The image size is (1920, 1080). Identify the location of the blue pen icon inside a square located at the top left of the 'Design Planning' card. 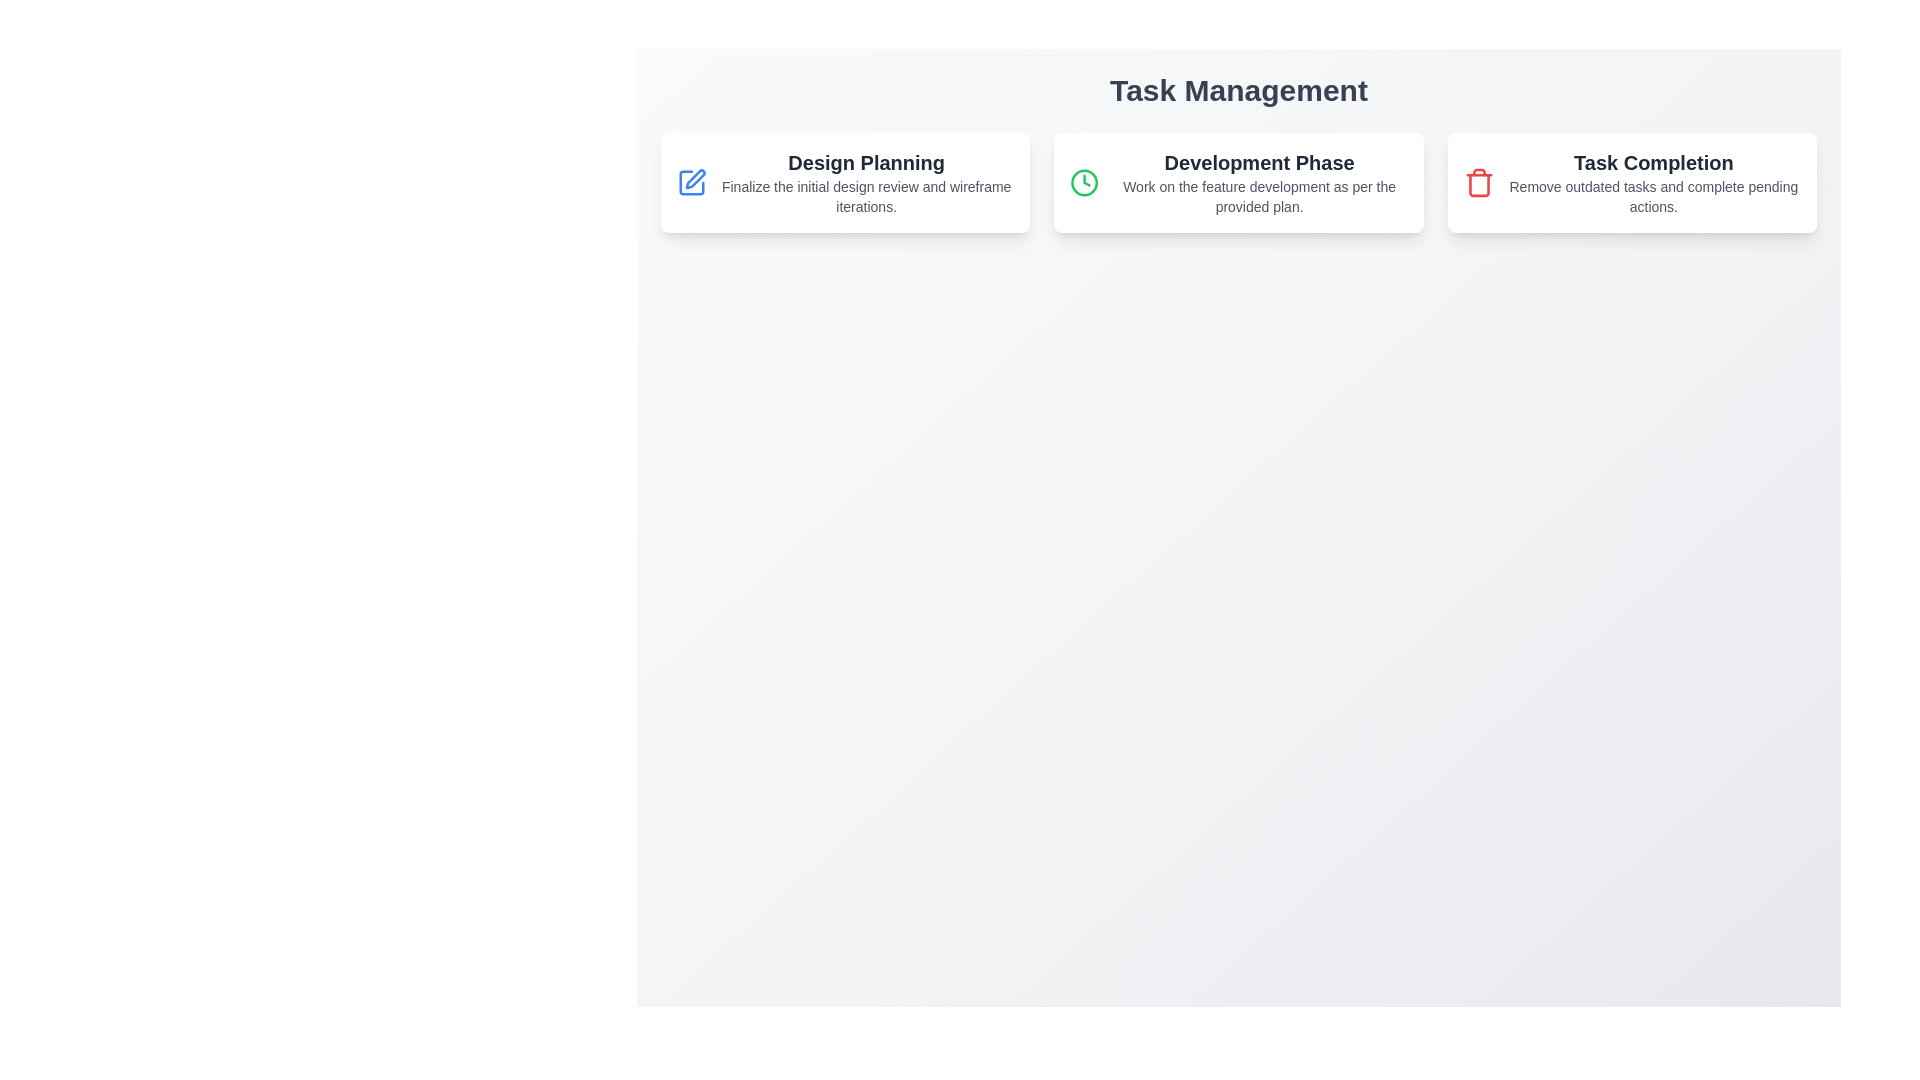
(691, 182).